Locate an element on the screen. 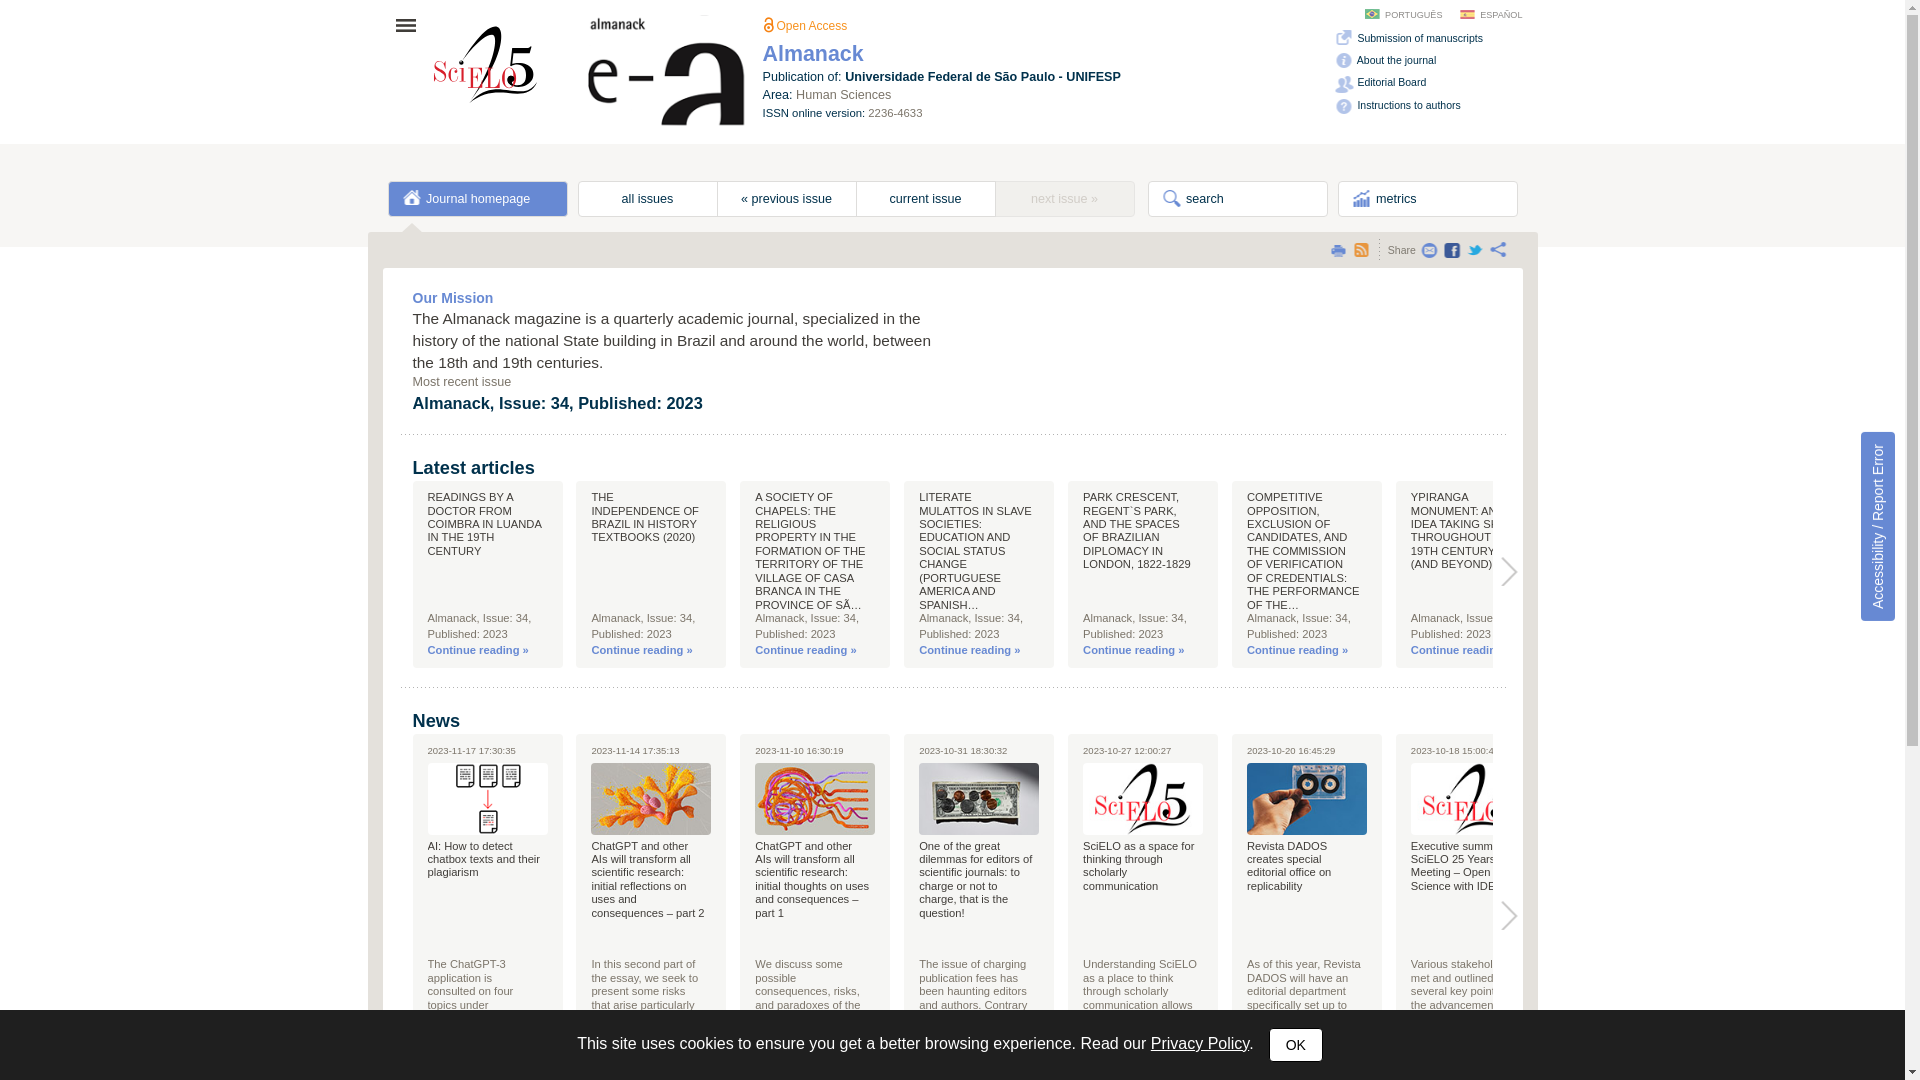 Image resolution: width=1920 pixels, height=1080 pixels. 'current issue' is located at coordinates (925, 199).